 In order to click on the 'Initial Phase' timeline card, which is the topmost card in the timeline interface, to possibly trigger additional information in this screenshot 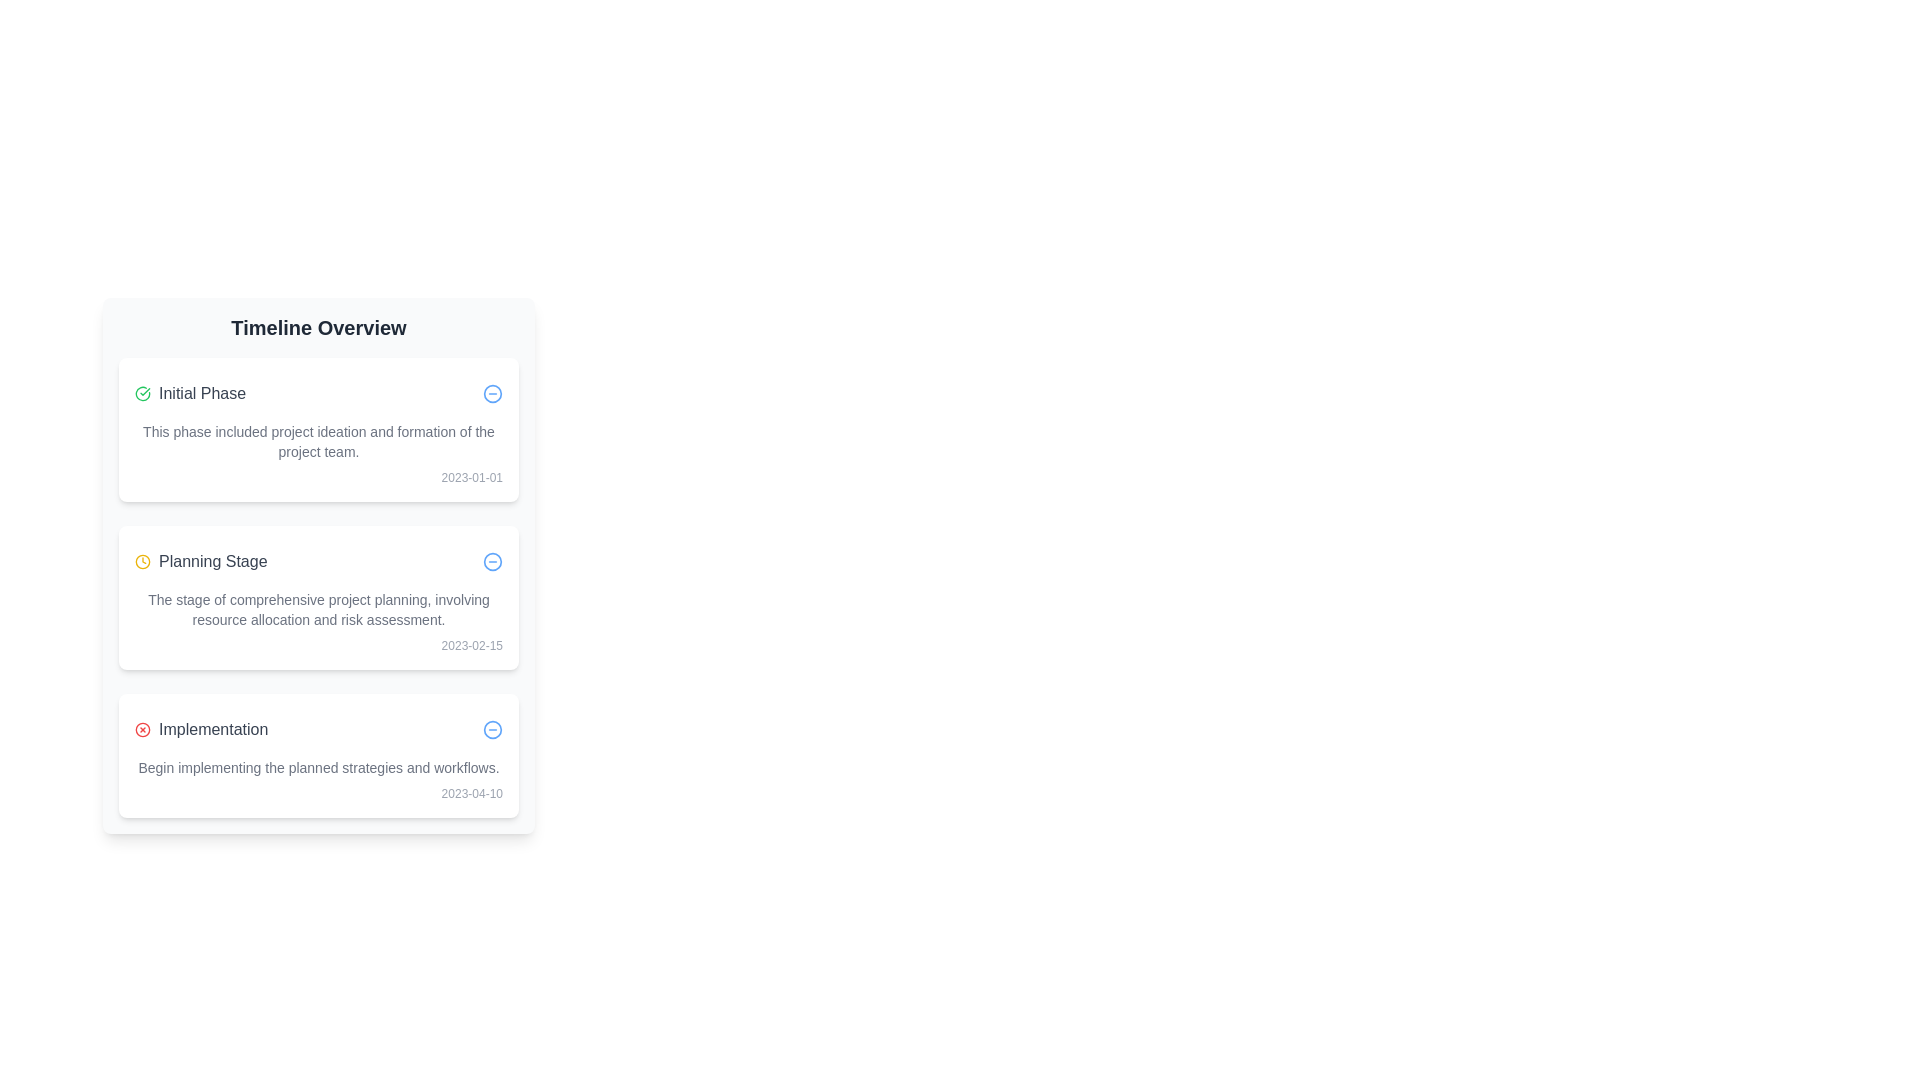, I will do `click(317, 428)`.